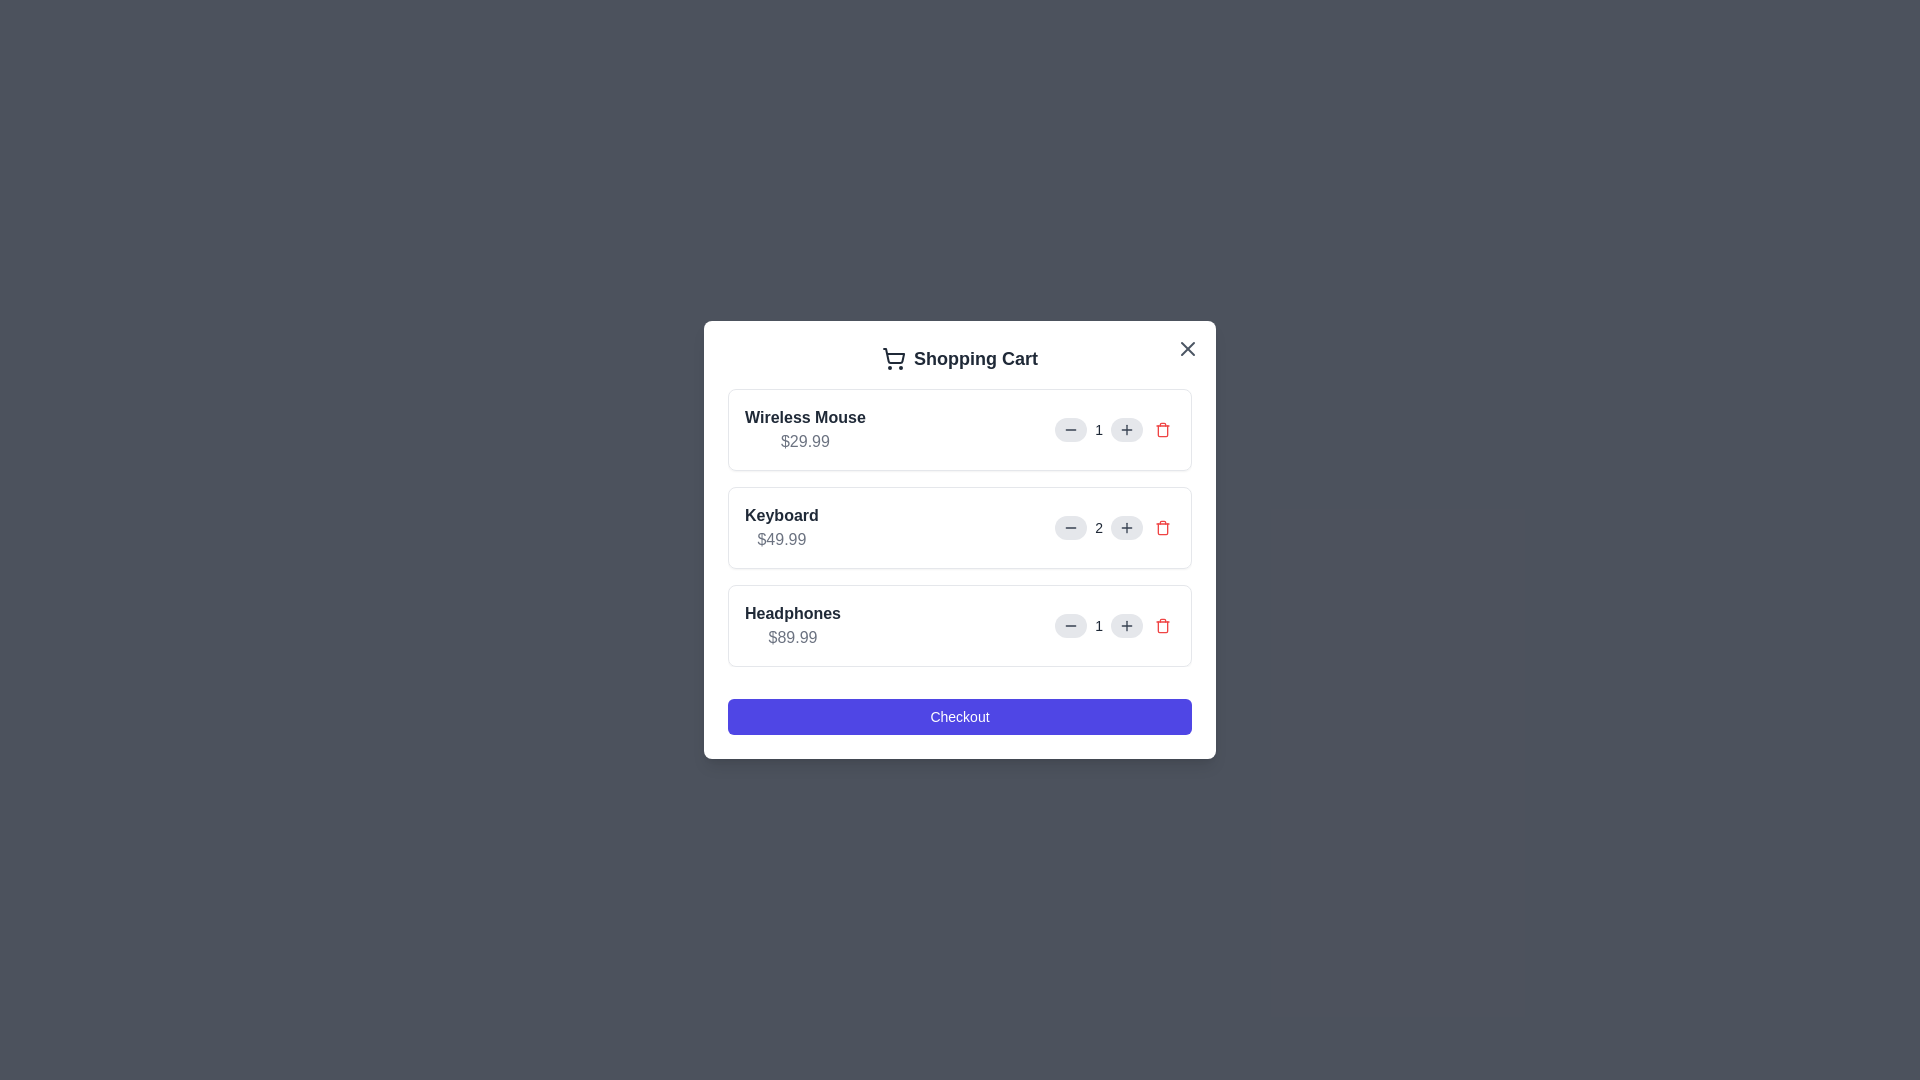 The image size is (1920, 1080). What do you see at coordinates (805, 416) in the screenshot?
I see `text from the label indicating the type of product in the shopping cart, located at the top-left corner of the first item, above the price label` at bounding box center [805, 416].